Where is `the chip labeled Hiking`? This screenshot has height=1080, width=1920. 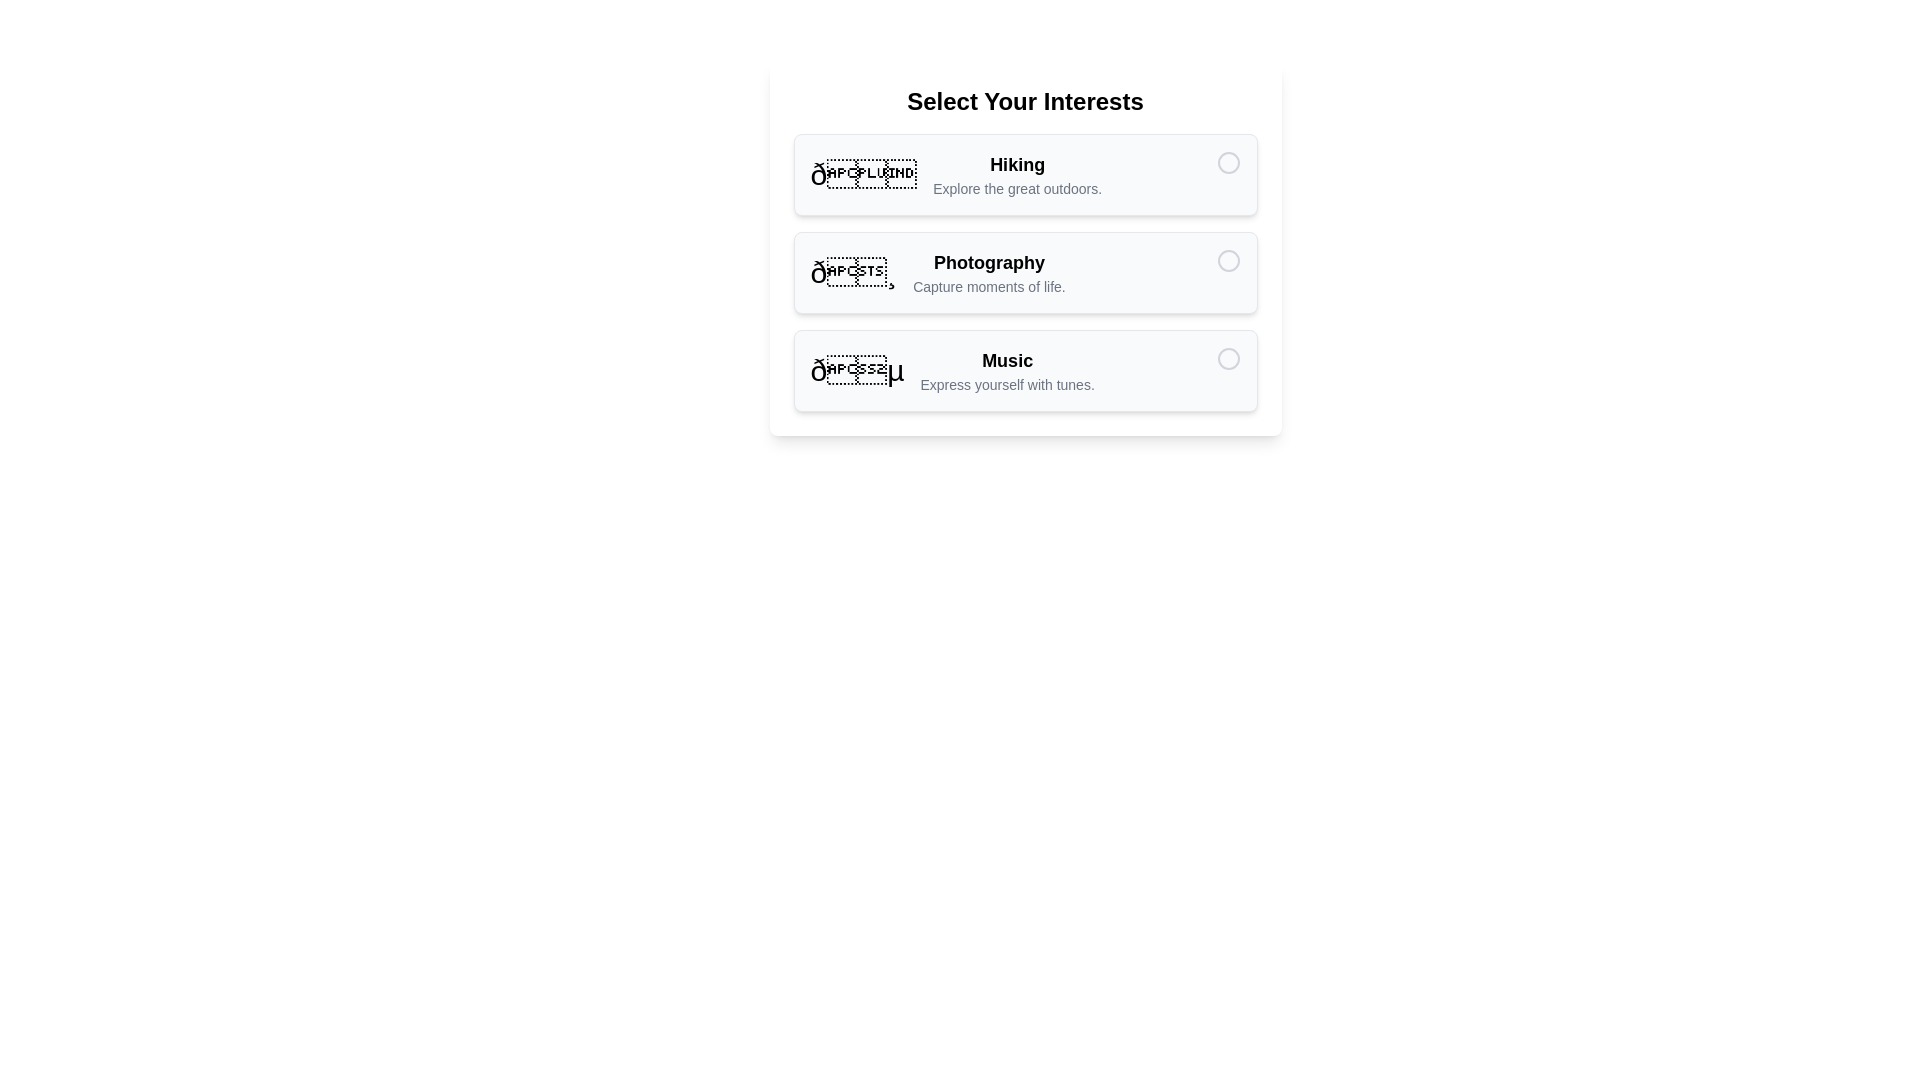
the chip labeled Hiking is located at coordinates (1025, 173).